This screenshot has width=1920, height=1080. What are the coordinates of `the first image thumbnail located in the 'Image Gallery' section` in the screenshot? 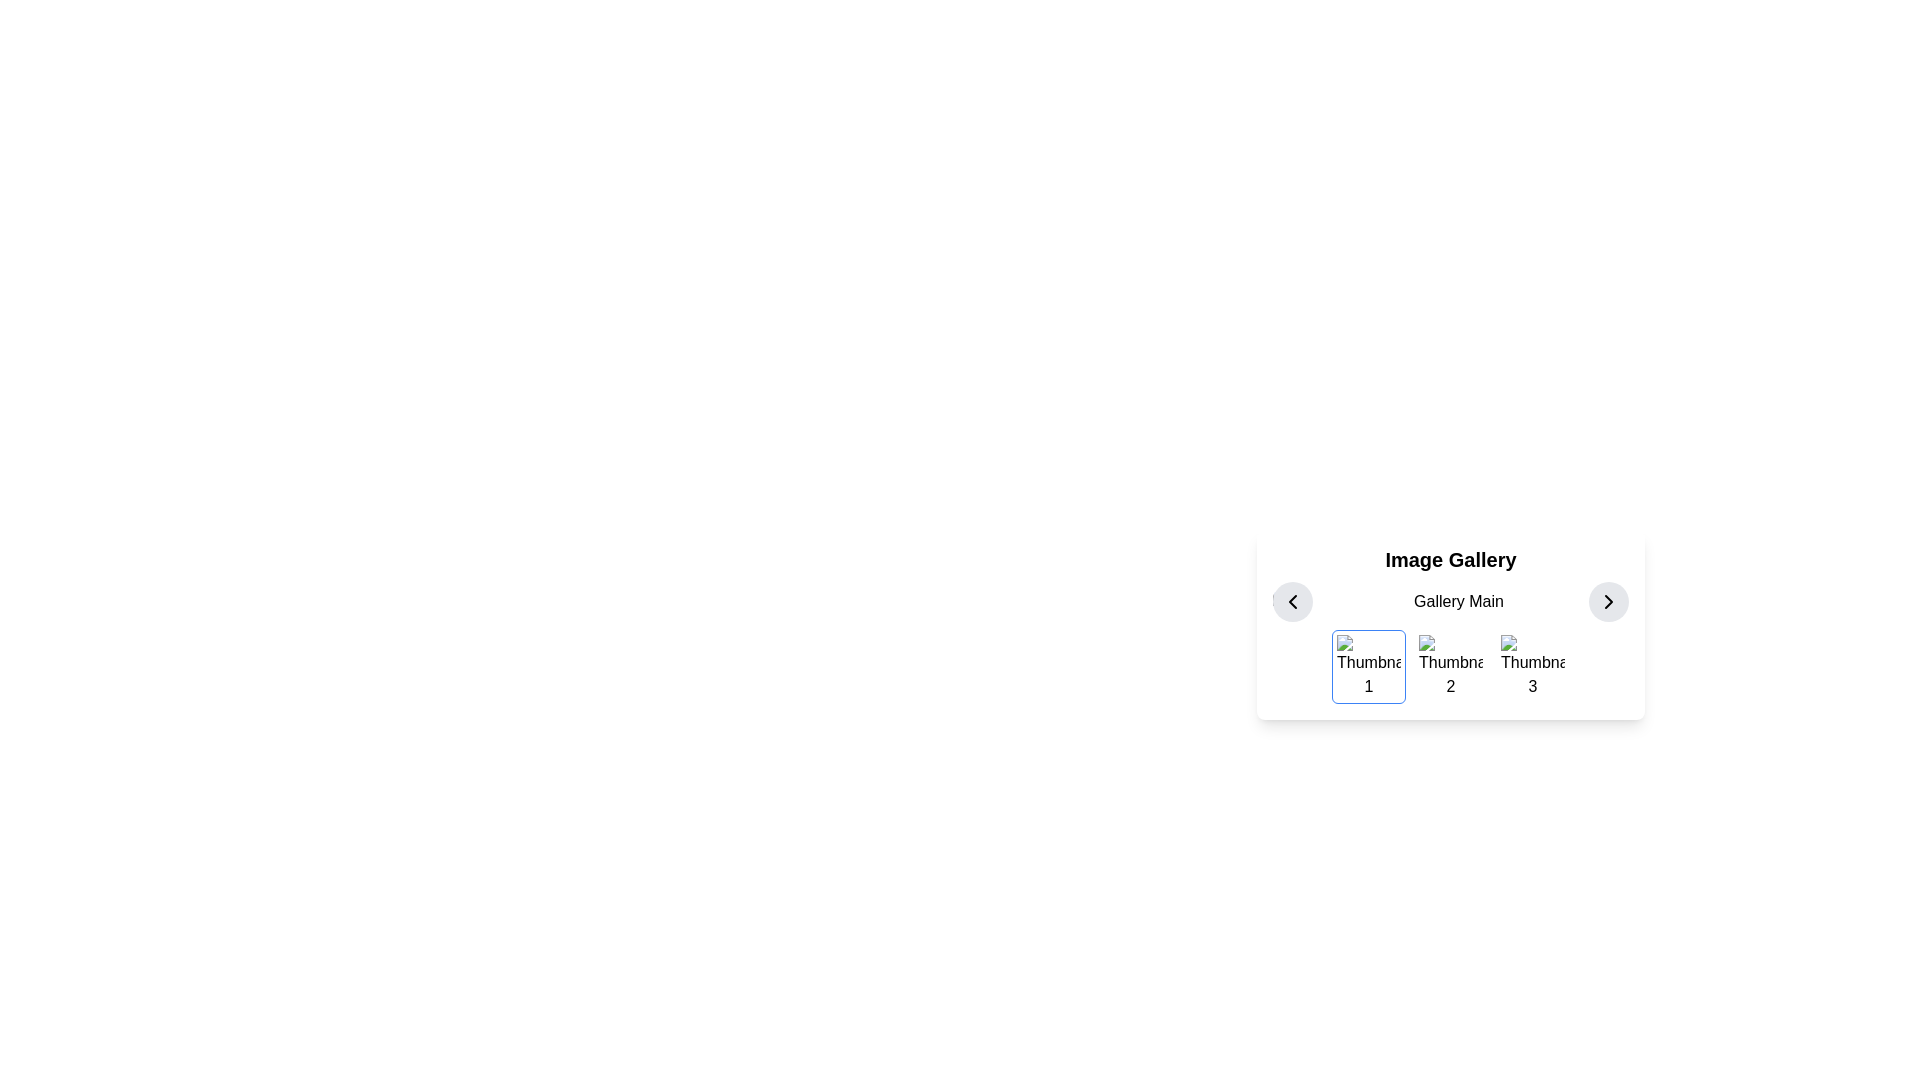 It's located at (1367, 667).